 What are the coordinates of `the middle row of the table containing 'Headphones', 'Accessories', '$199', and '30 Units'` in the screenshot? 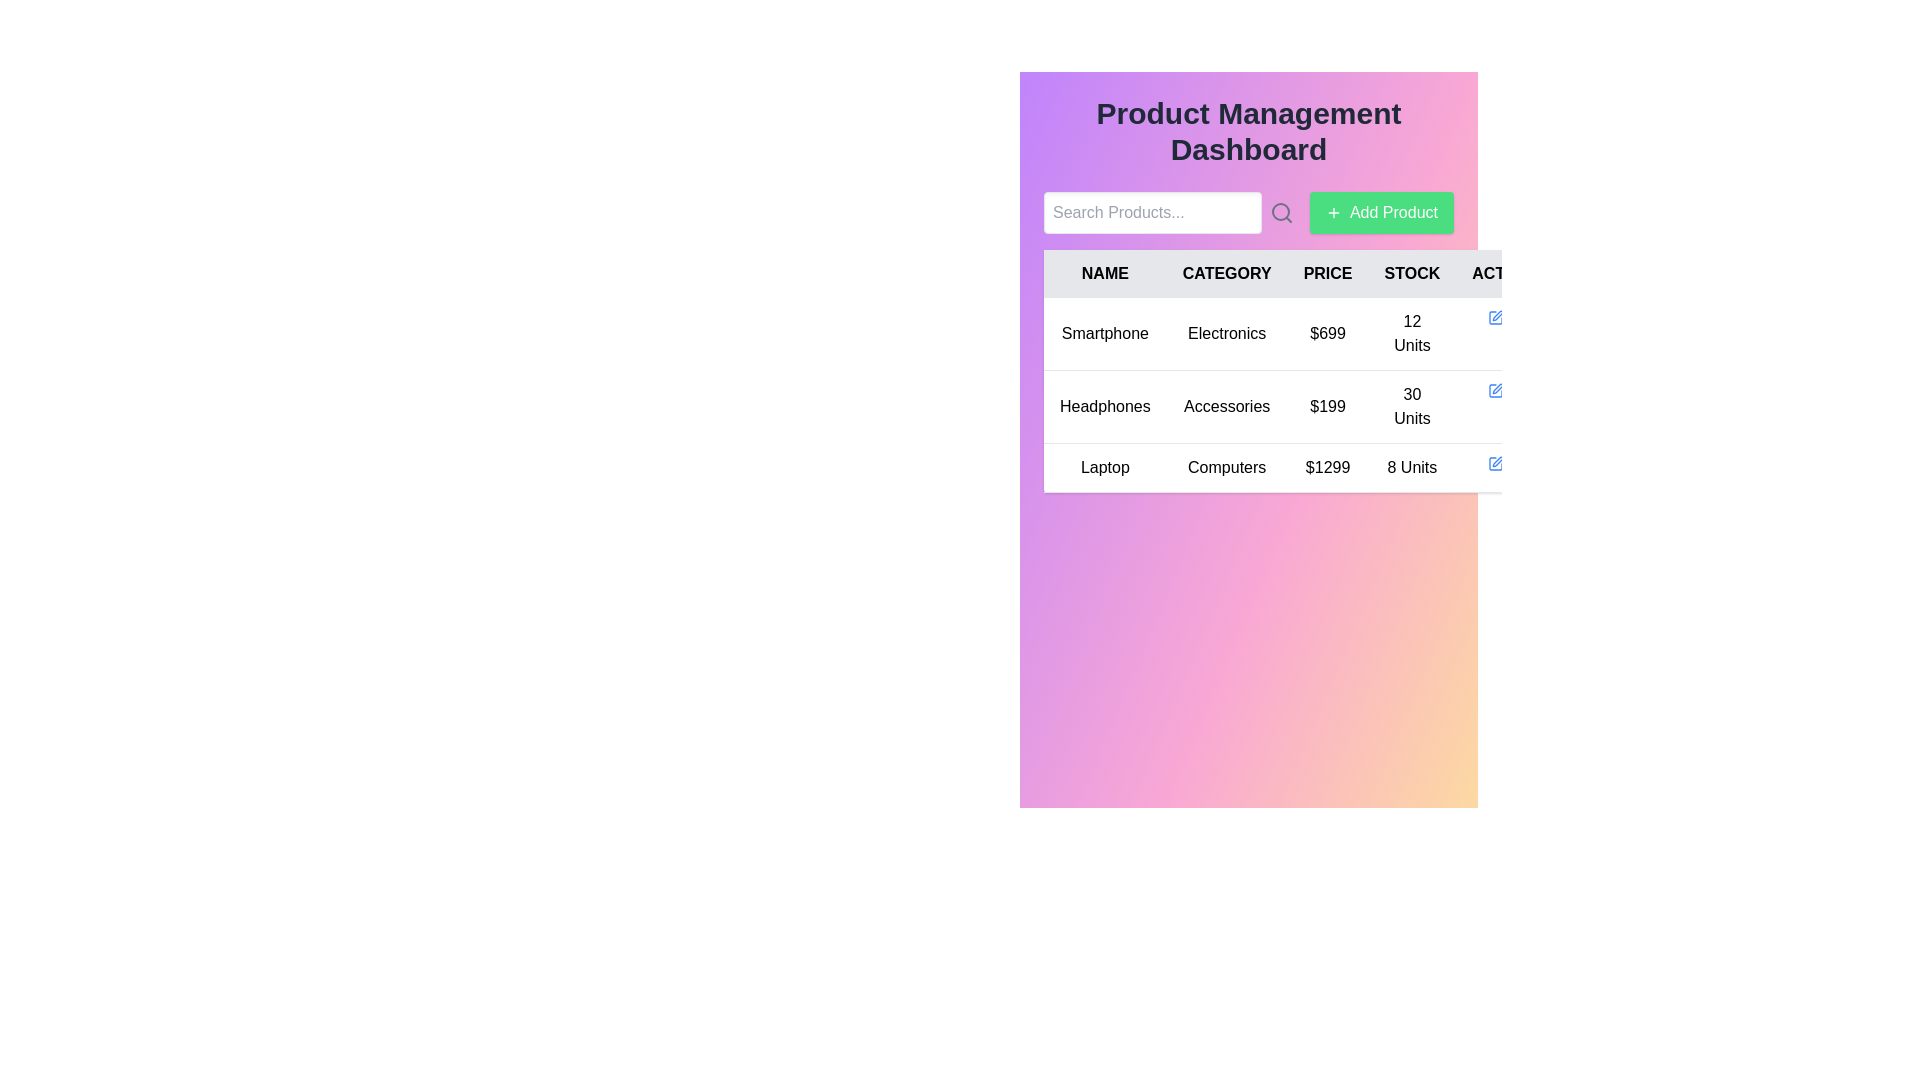 It's located at (1302, 406).